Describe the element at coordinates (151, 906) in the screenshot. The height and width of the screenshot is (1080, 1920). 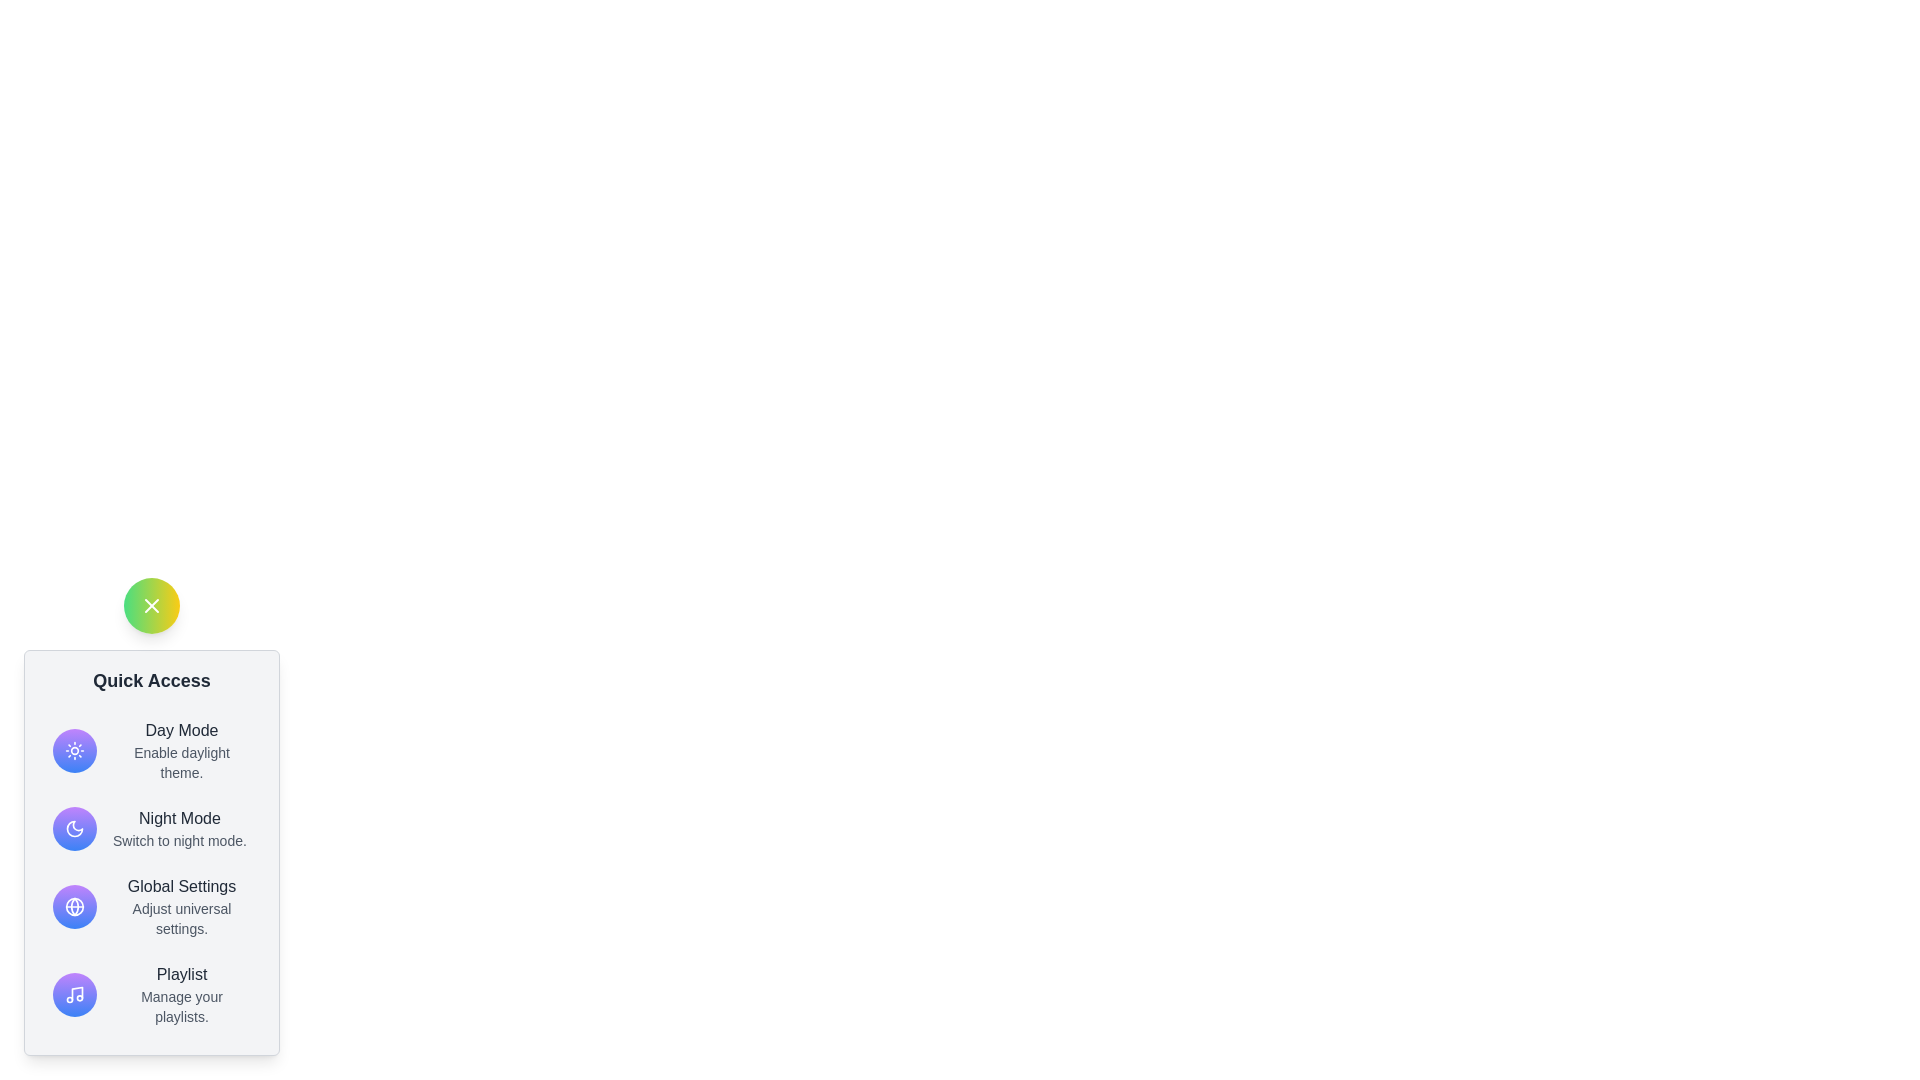
I see `the Global Settings option in the menu` at that location.